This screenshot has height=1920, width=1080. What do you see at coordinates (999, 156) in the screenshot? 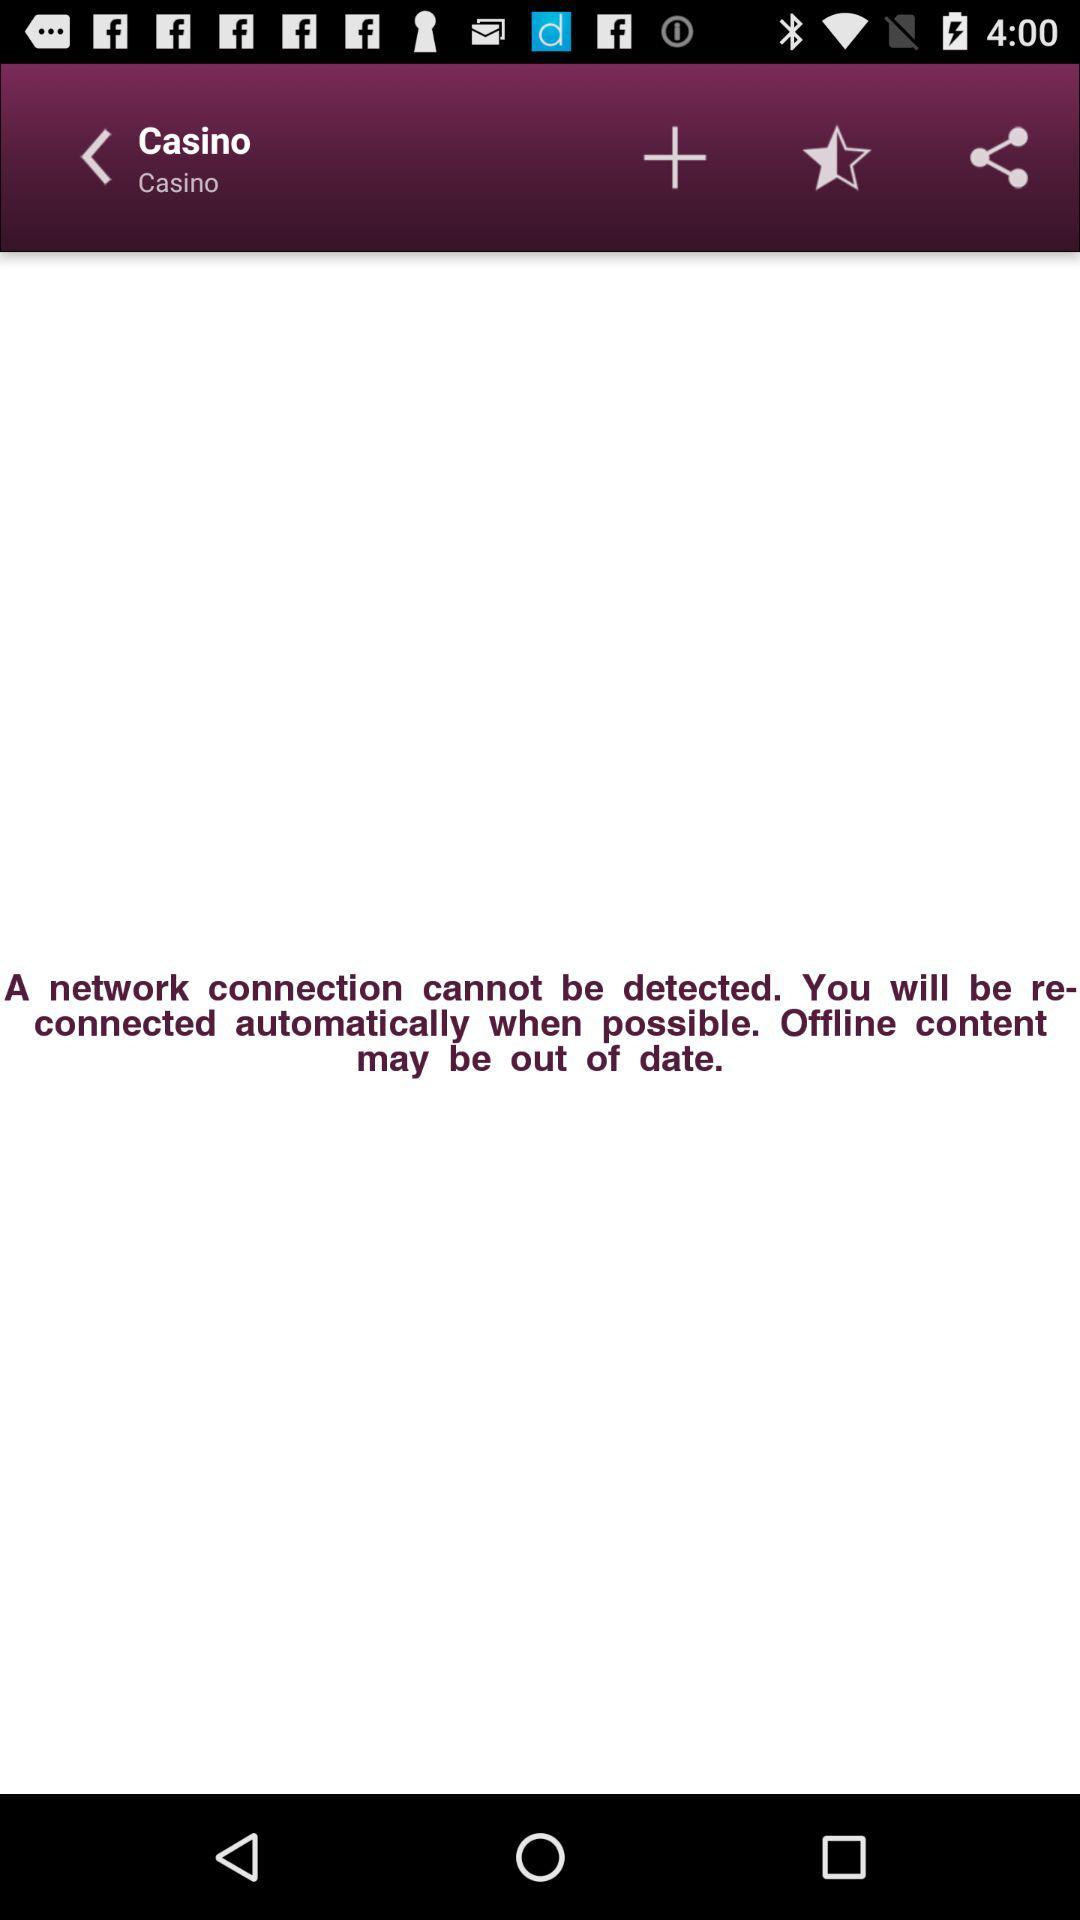
I see `item above the a network connection` at bounding box center [999, 156].